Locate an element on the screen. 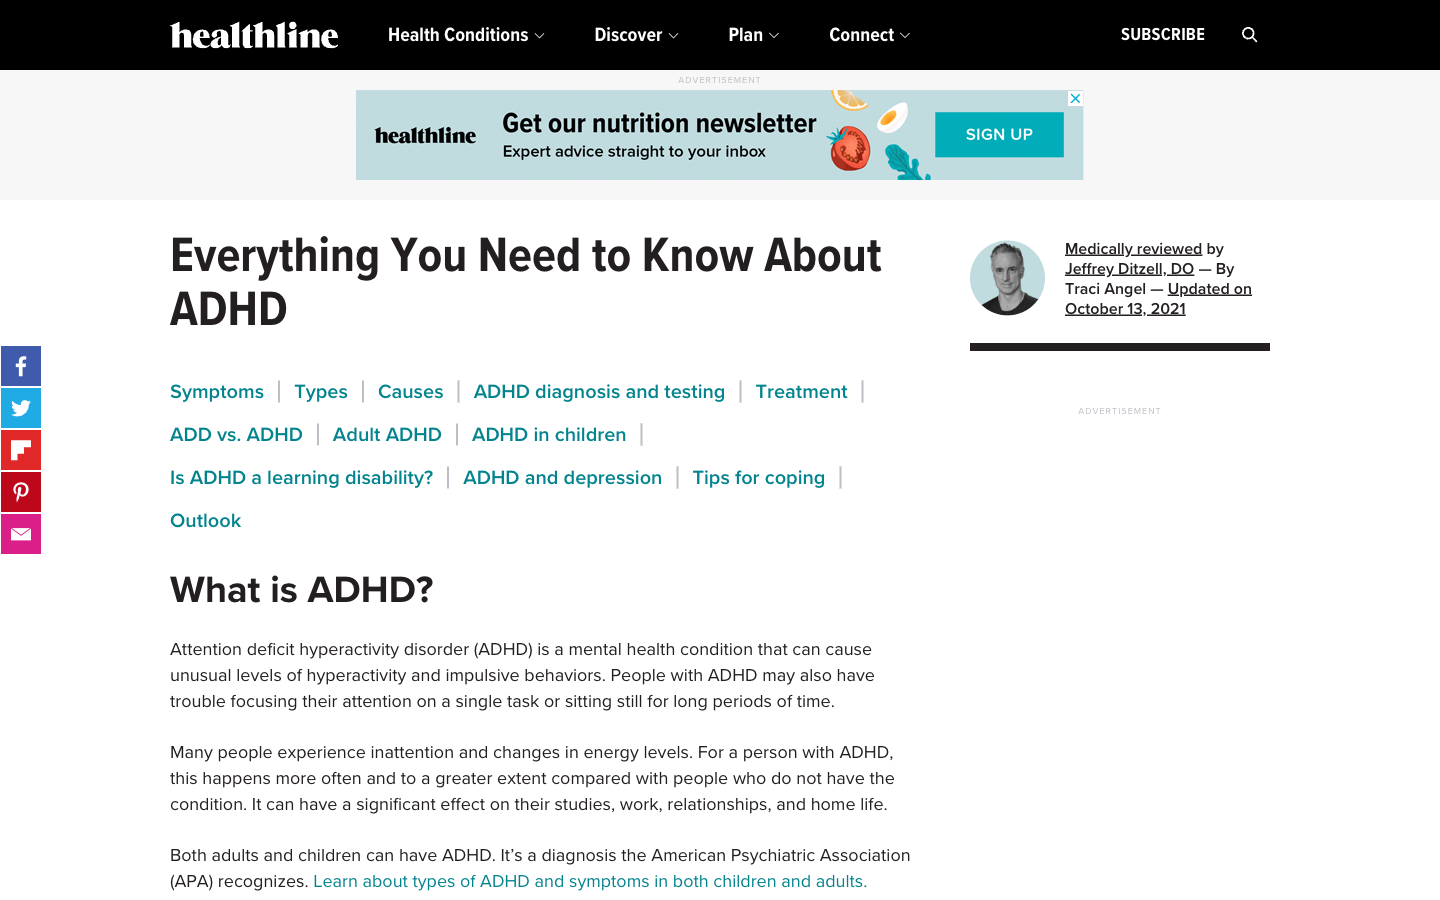 This screenshot has width=1440, height=900. suggestions for managing ADHD is located at coordinates (757, 476).